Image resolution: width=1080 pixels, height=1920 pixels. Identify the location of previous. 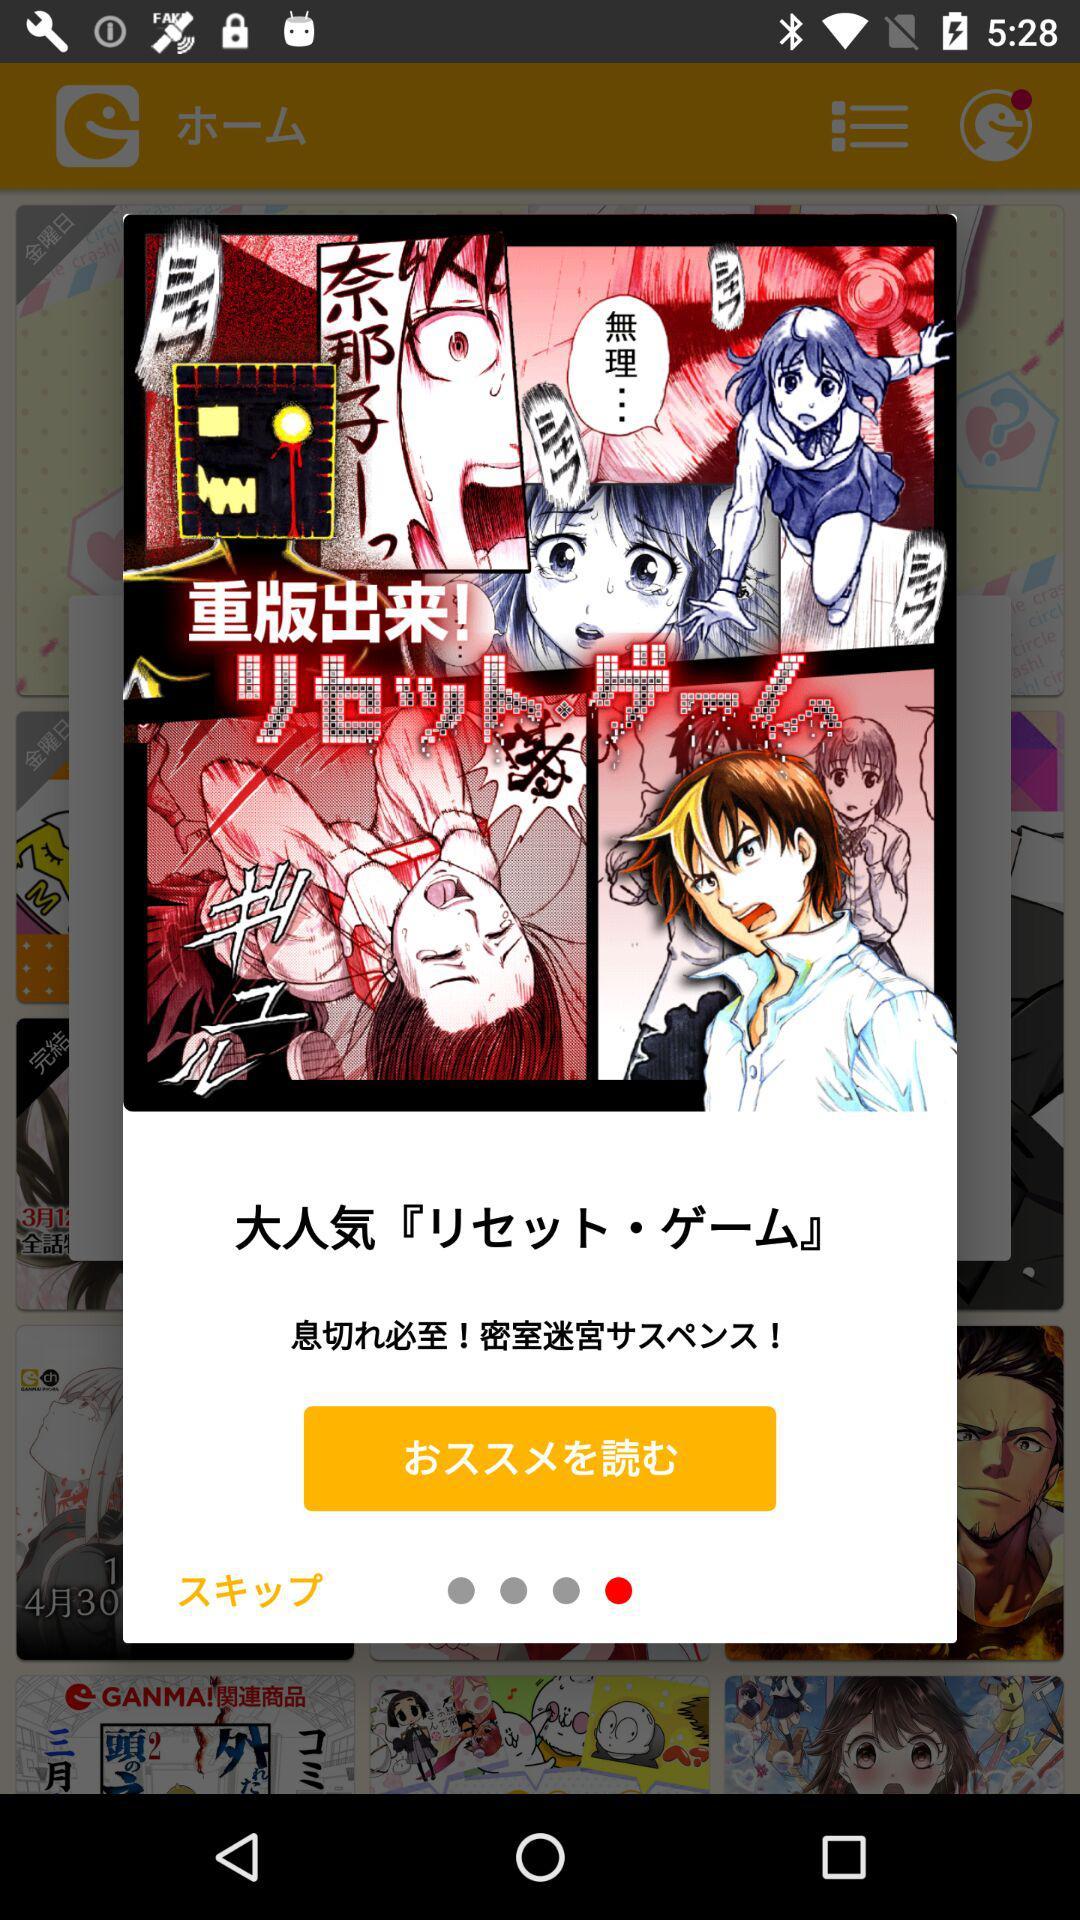
(566, 1589).